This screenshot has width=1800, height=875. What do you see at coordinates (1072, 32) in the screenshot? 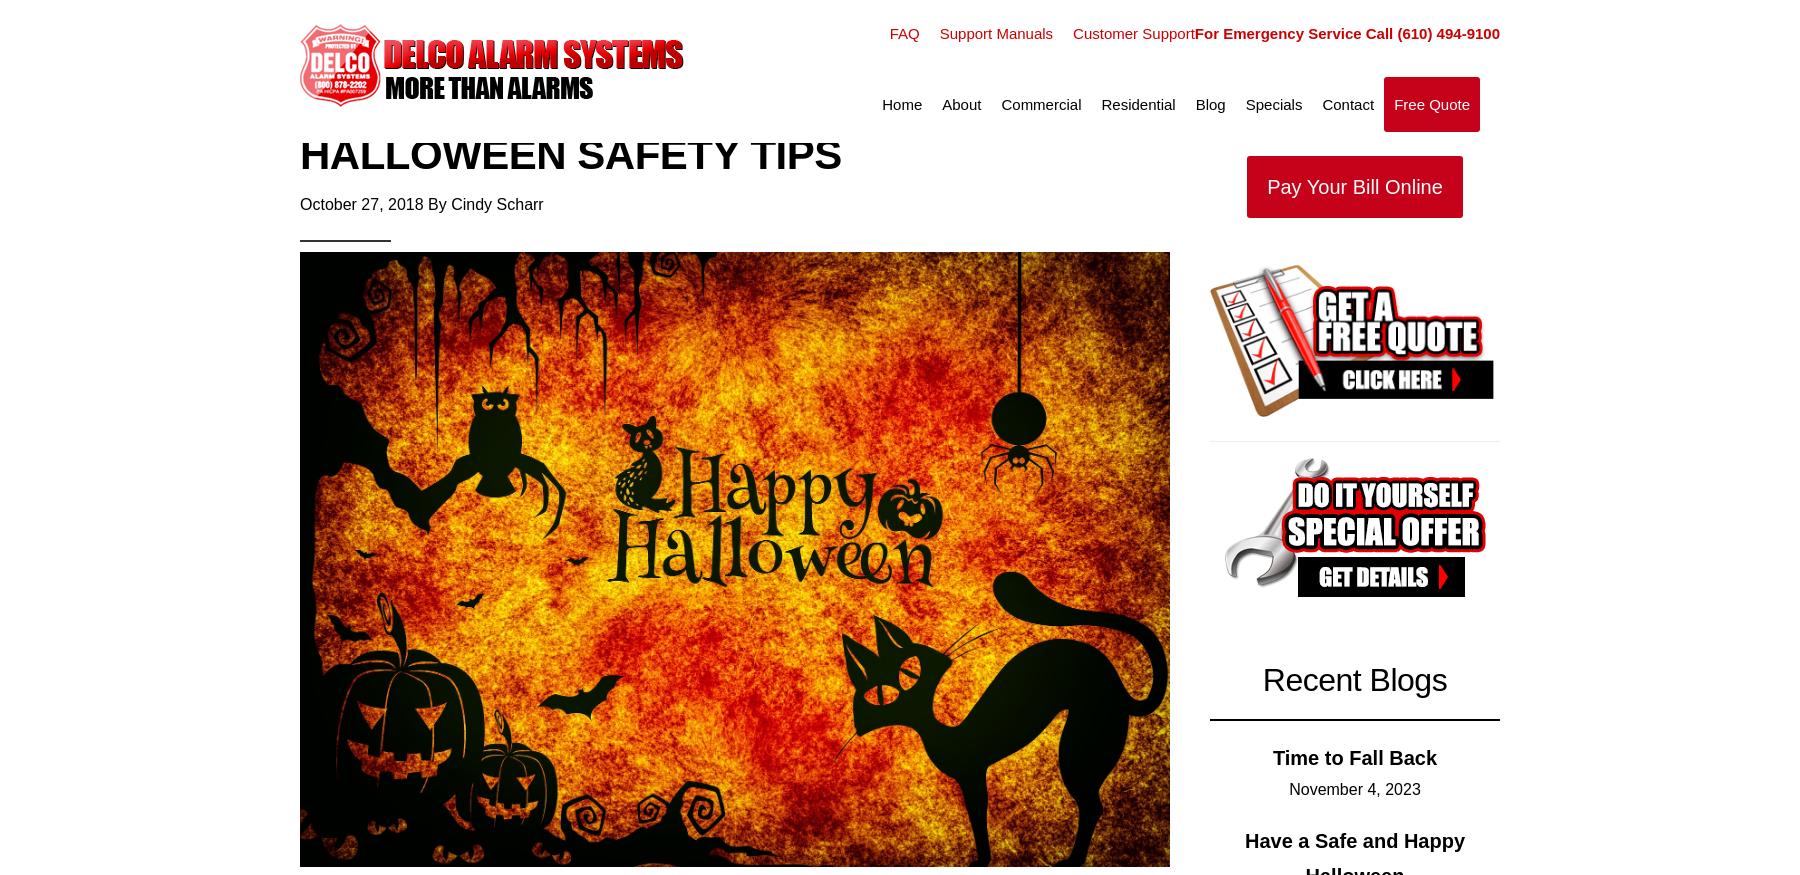
I see `'Customer Support'` at bounding box center [1072, 32].